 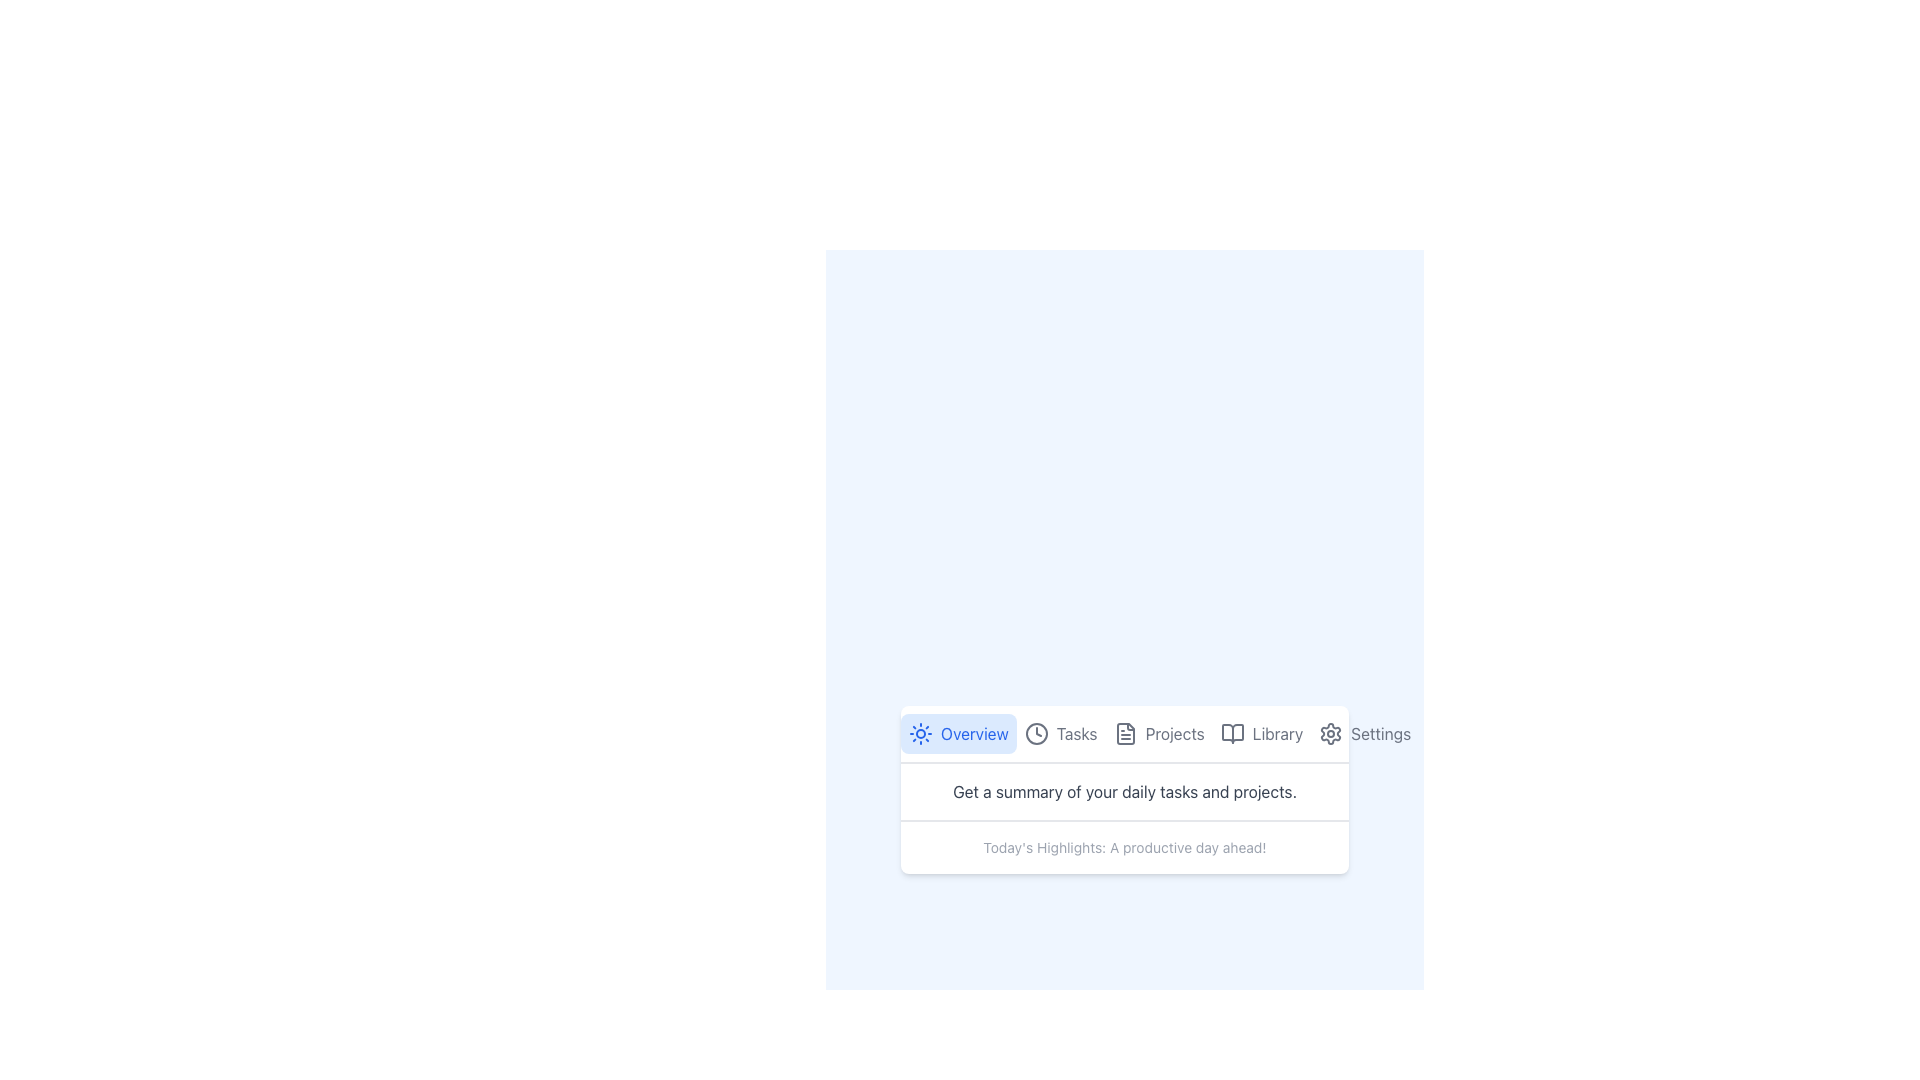 I want to click on the 'Projects' button located in the horizontal navigation bar, which is the third option between 'Tasks' and 'Library', so click(x=1159, y=733).